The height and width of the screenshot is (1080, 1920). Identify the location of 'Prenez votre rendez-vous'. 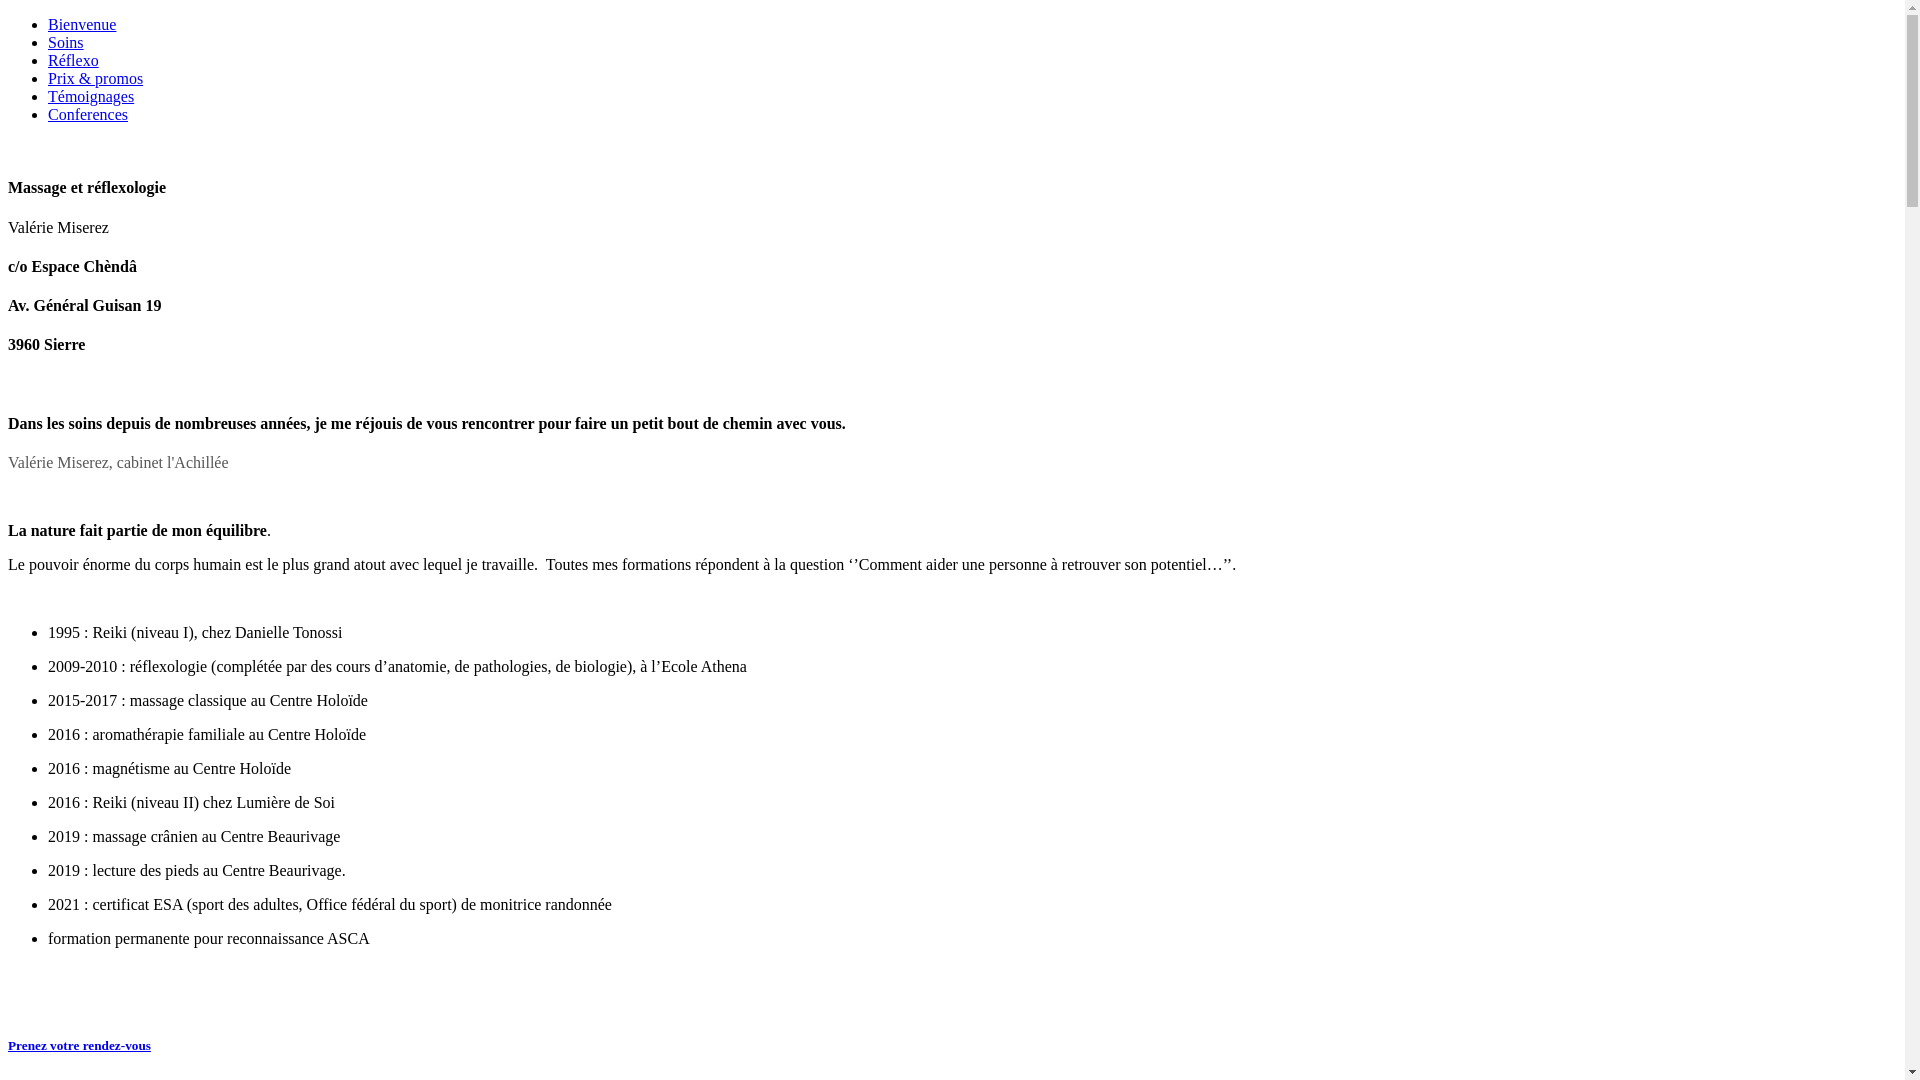
(79, 1044).